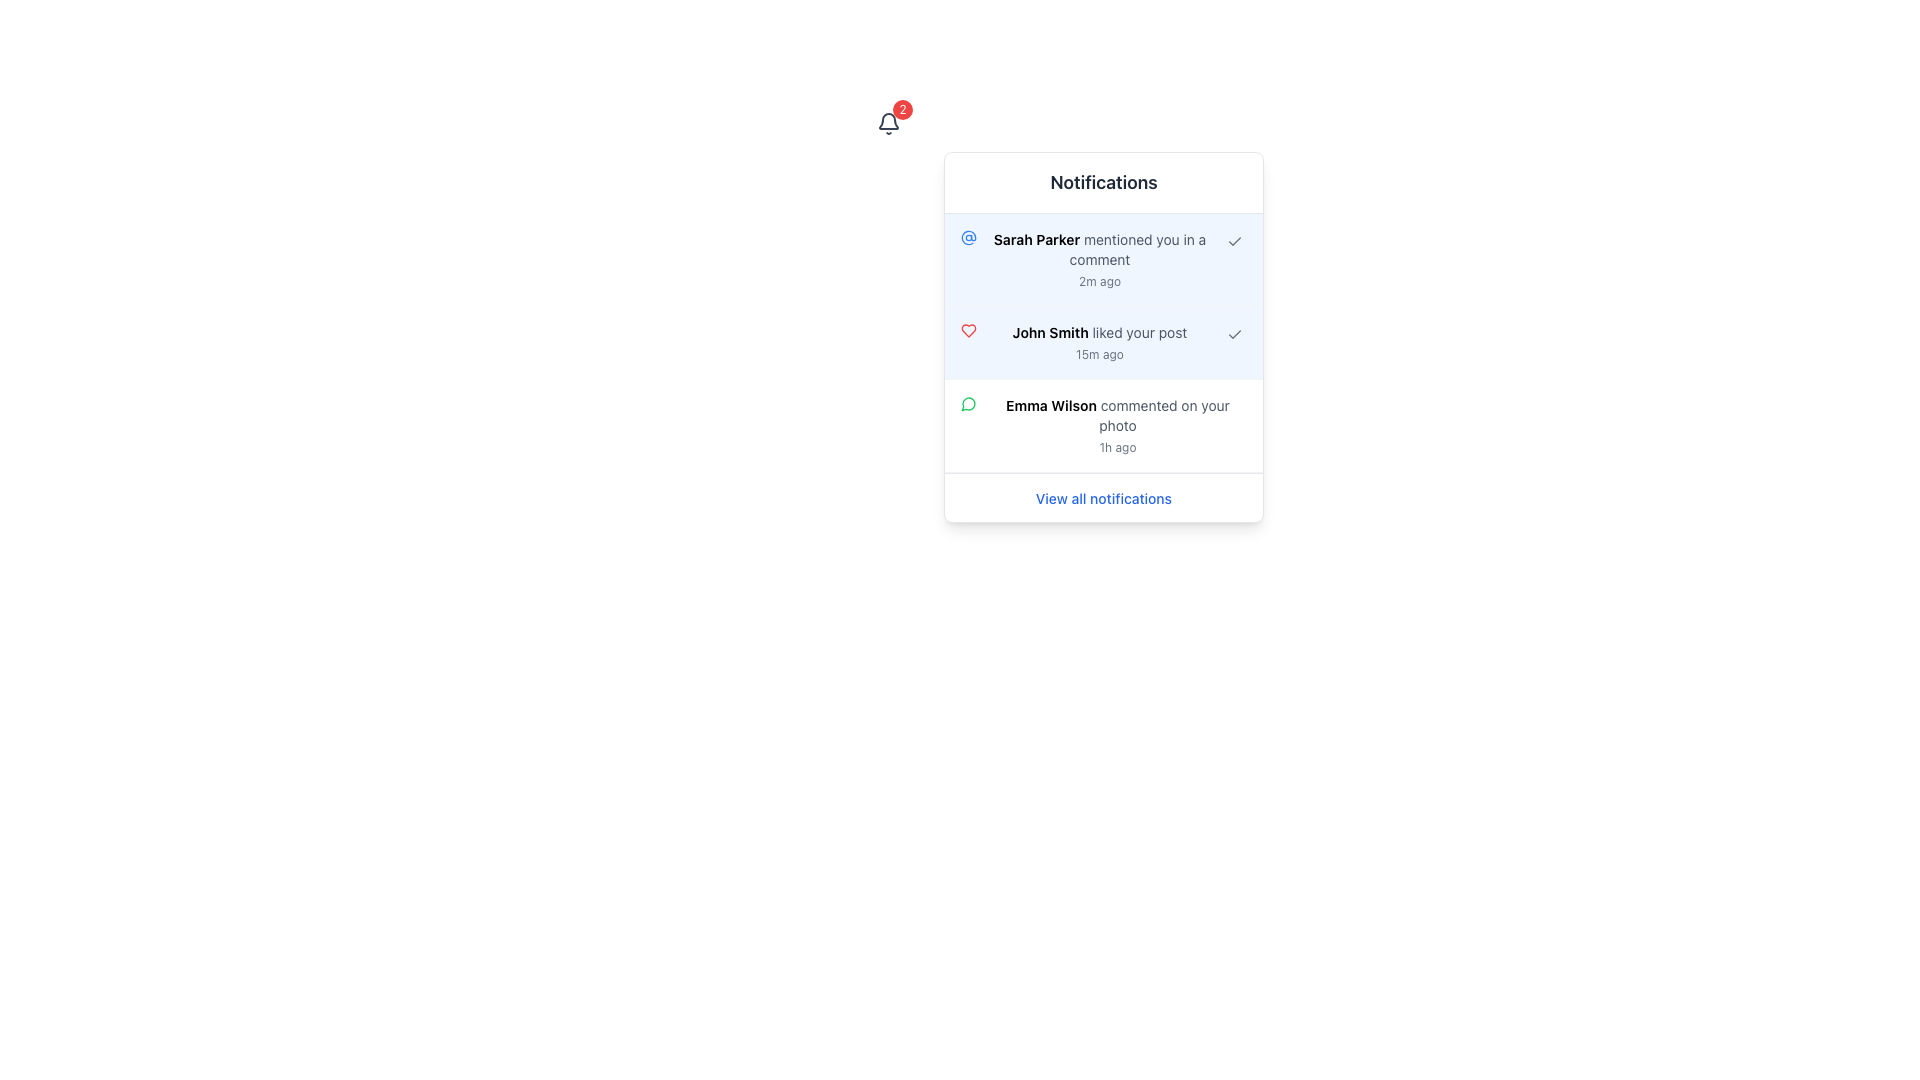  I want to click on the circular button with a checkmark icon to mark the notification from 'Sarah Parker' as read, so click(1233, 241).